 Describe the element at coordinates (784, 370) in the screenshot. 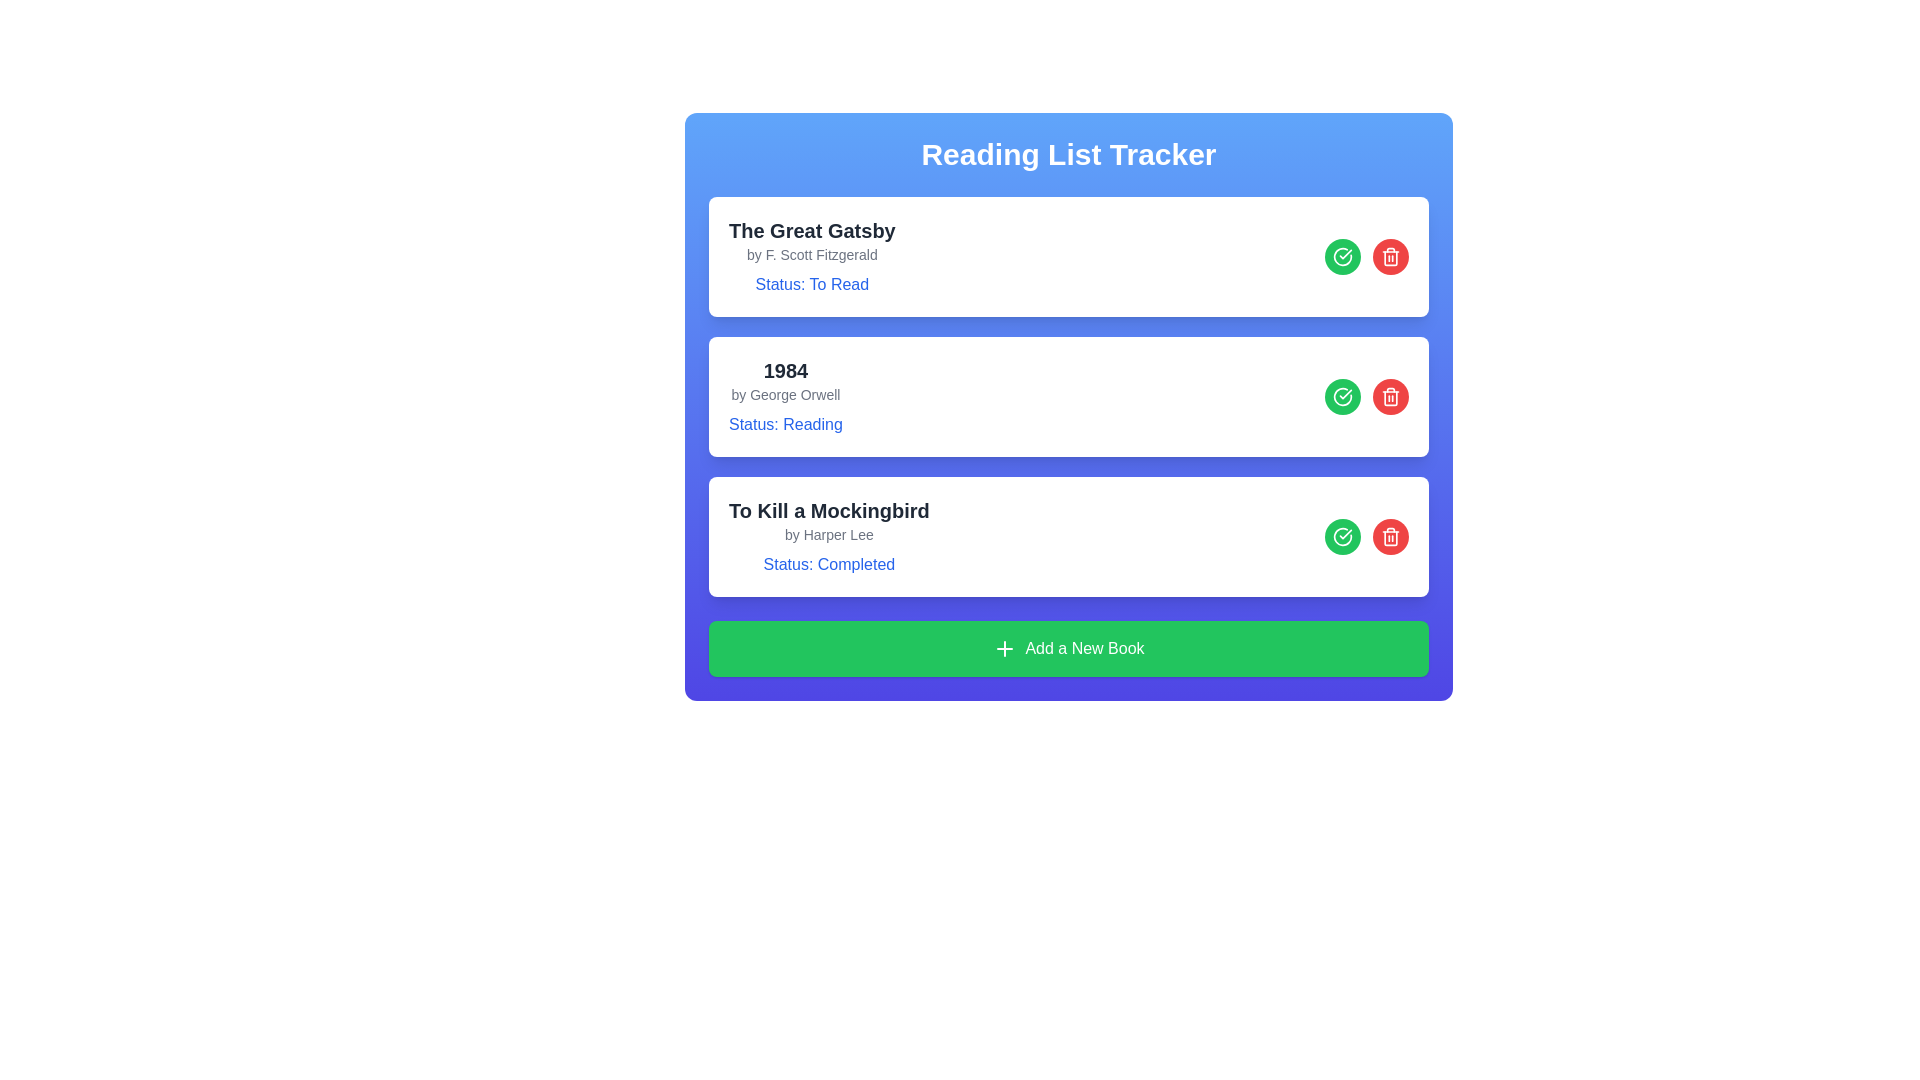

I see `the text label displaying '1984' in bold black font, which is the title of the second book in a vertical list, located above 'by George Orwell' and 'Status: Reading'` at that location.